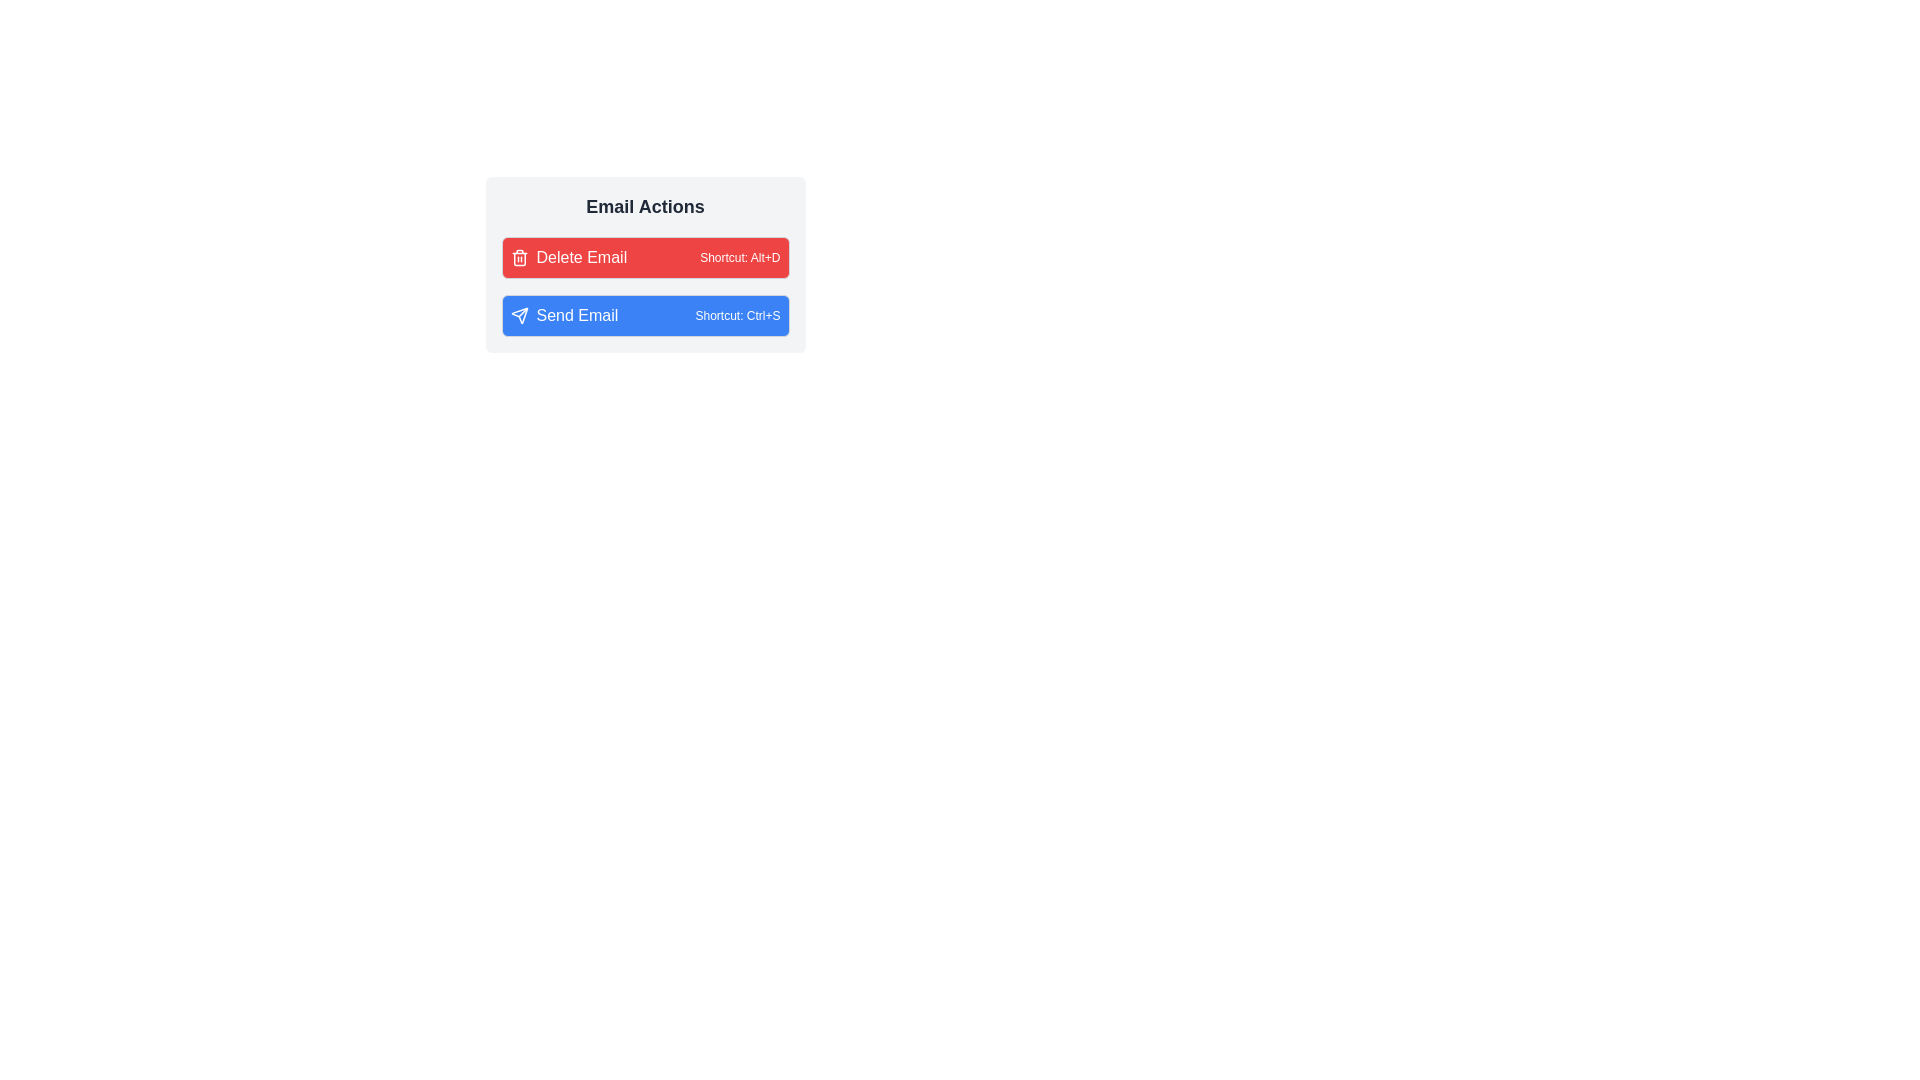 The image size is (1920, 1080). Describe the element at coordinates (645, 257) in the screenshot. I see `the delete email button located in the 'Email Actions' section, positioned above the 'Send Email' button` at that location.